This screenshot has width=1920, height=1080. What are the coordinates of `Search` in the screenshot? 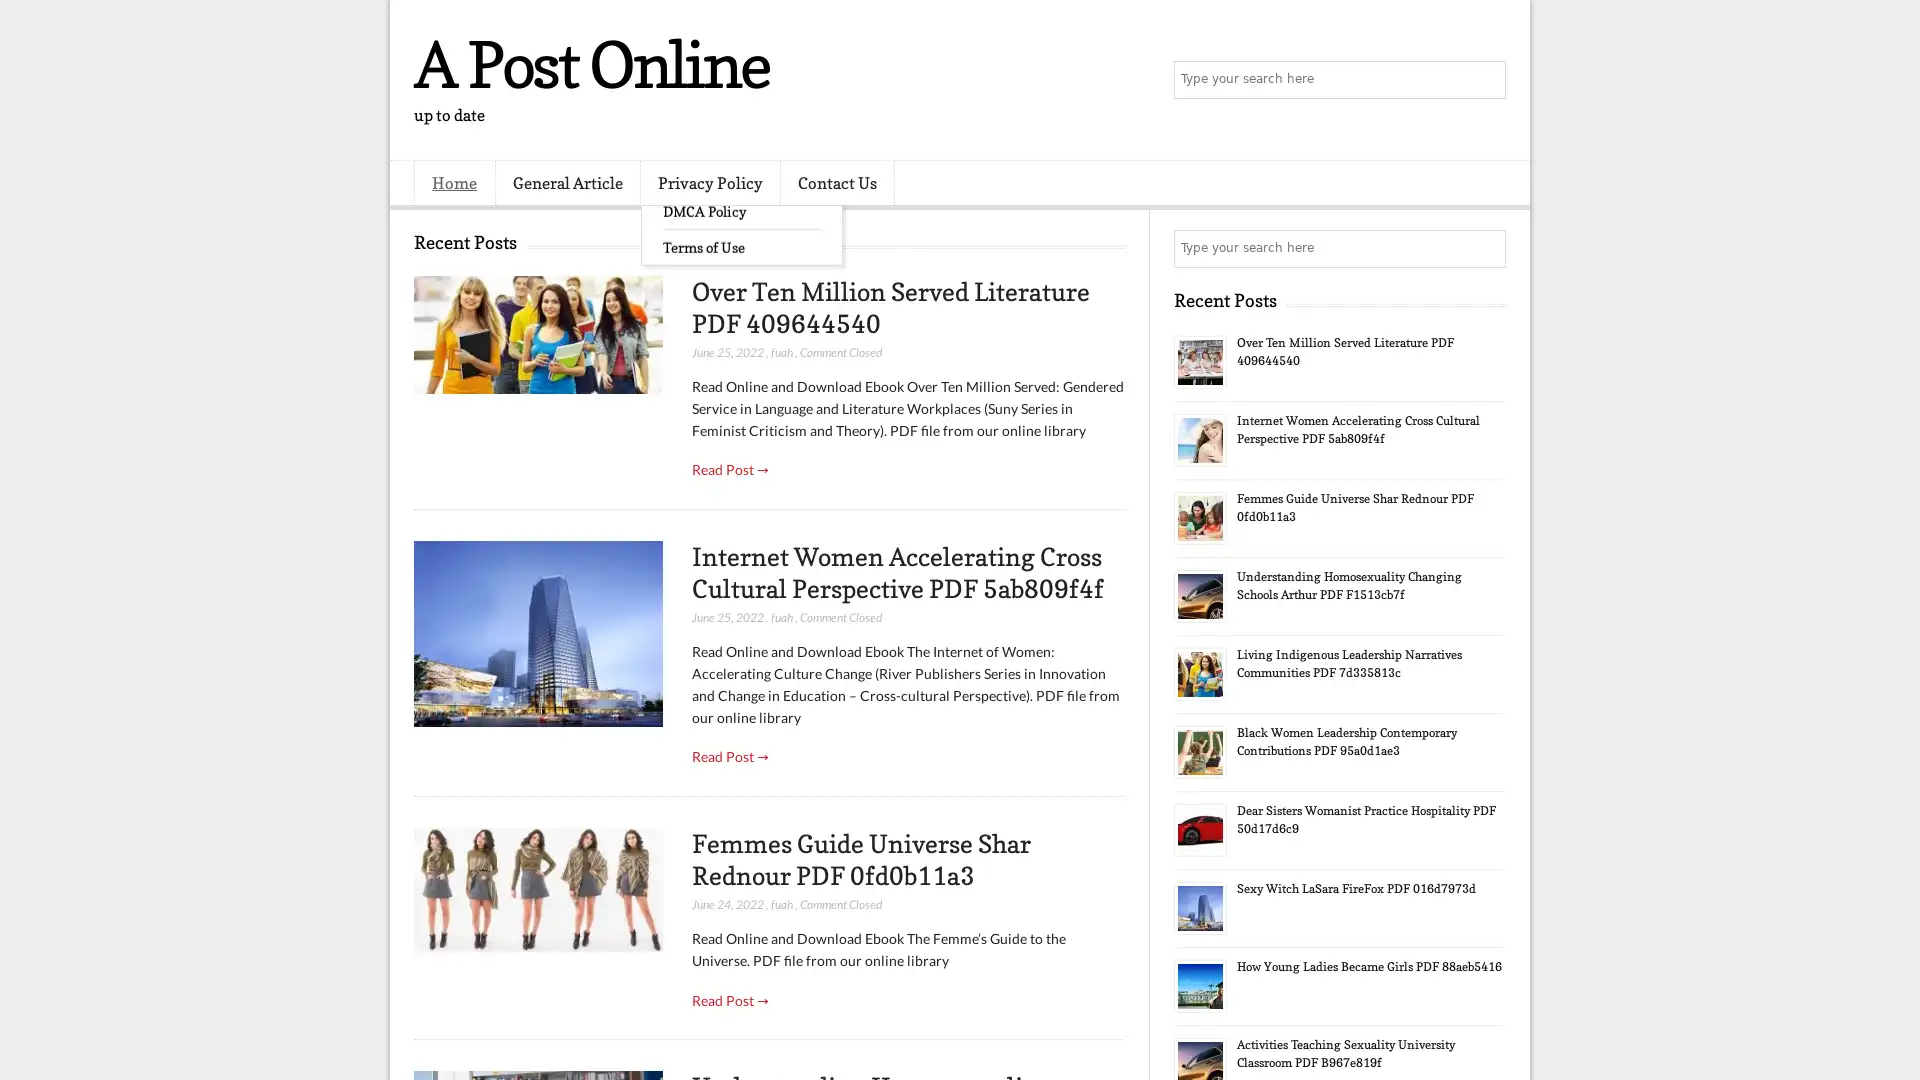 It's located at (1485, 248).